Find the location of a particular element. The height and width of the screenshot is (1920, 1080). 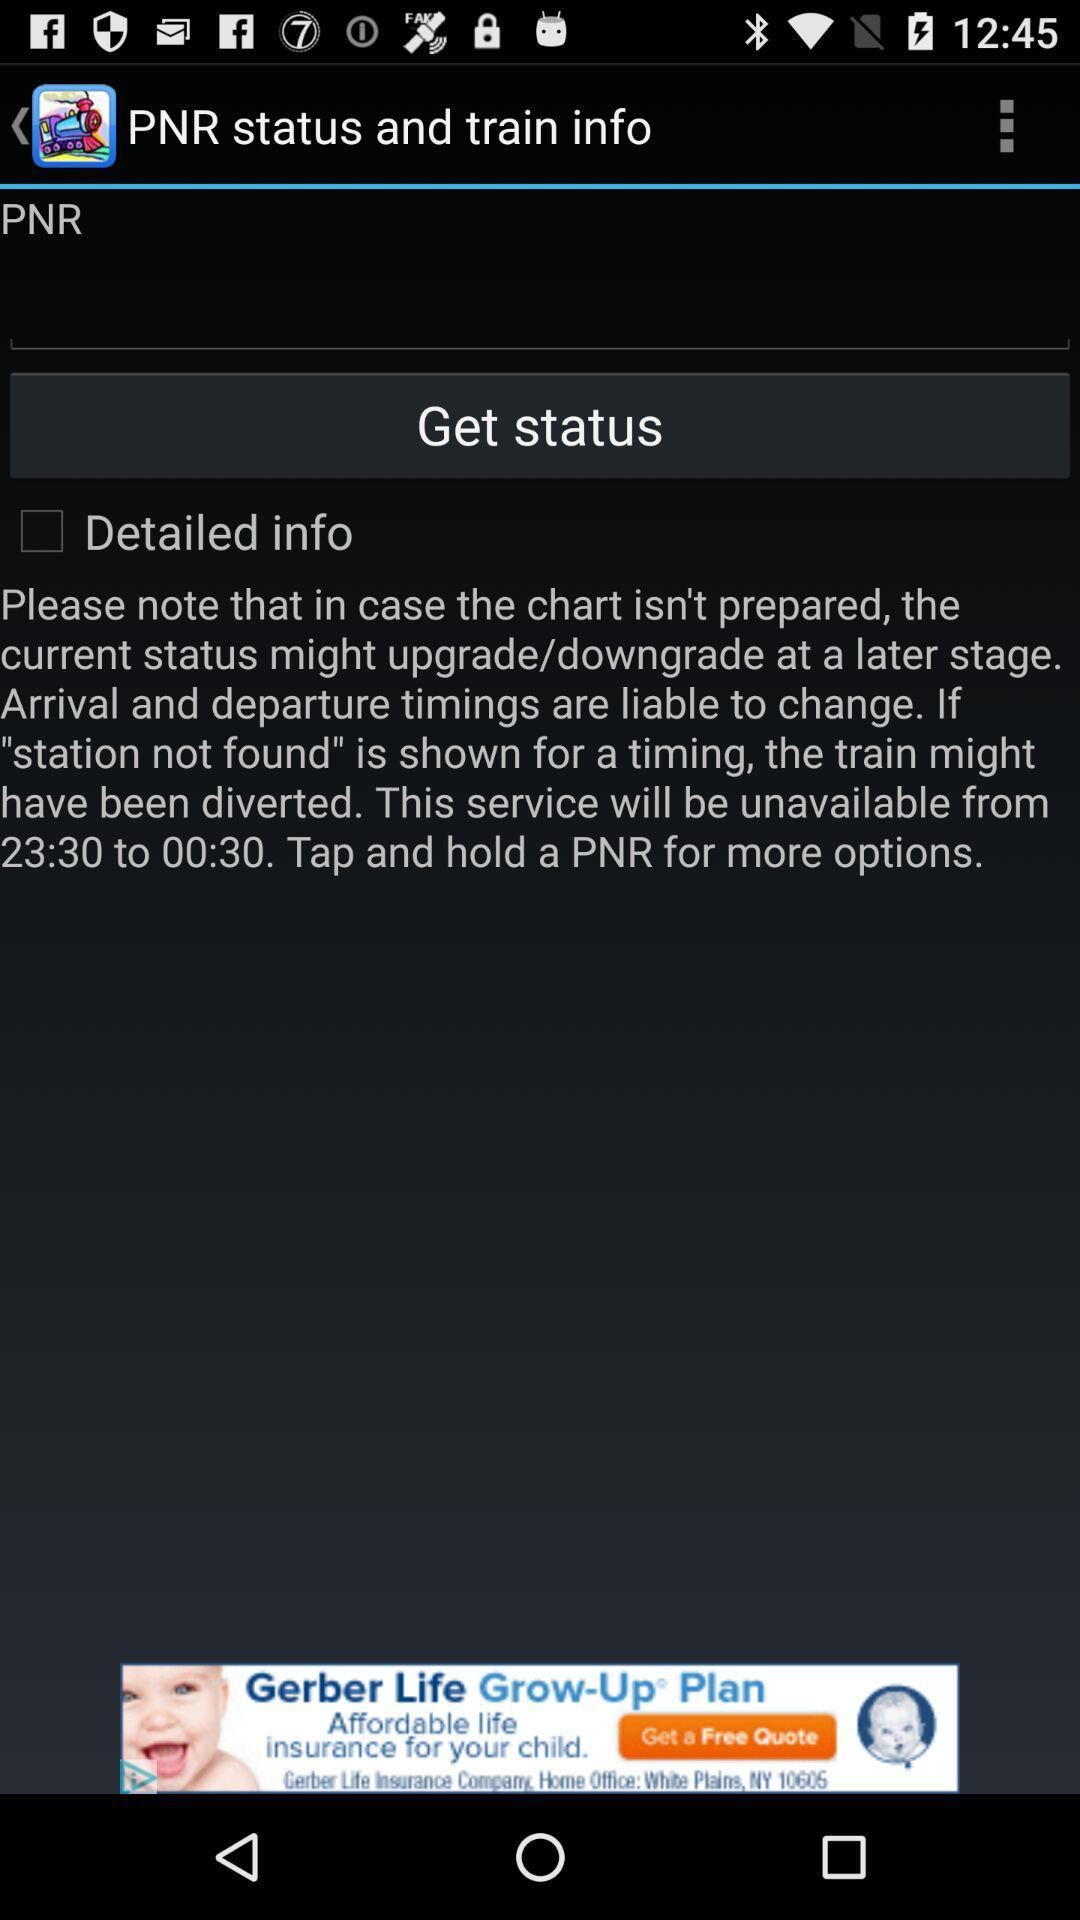

open advertisement is located at coordinates (540, 1727).